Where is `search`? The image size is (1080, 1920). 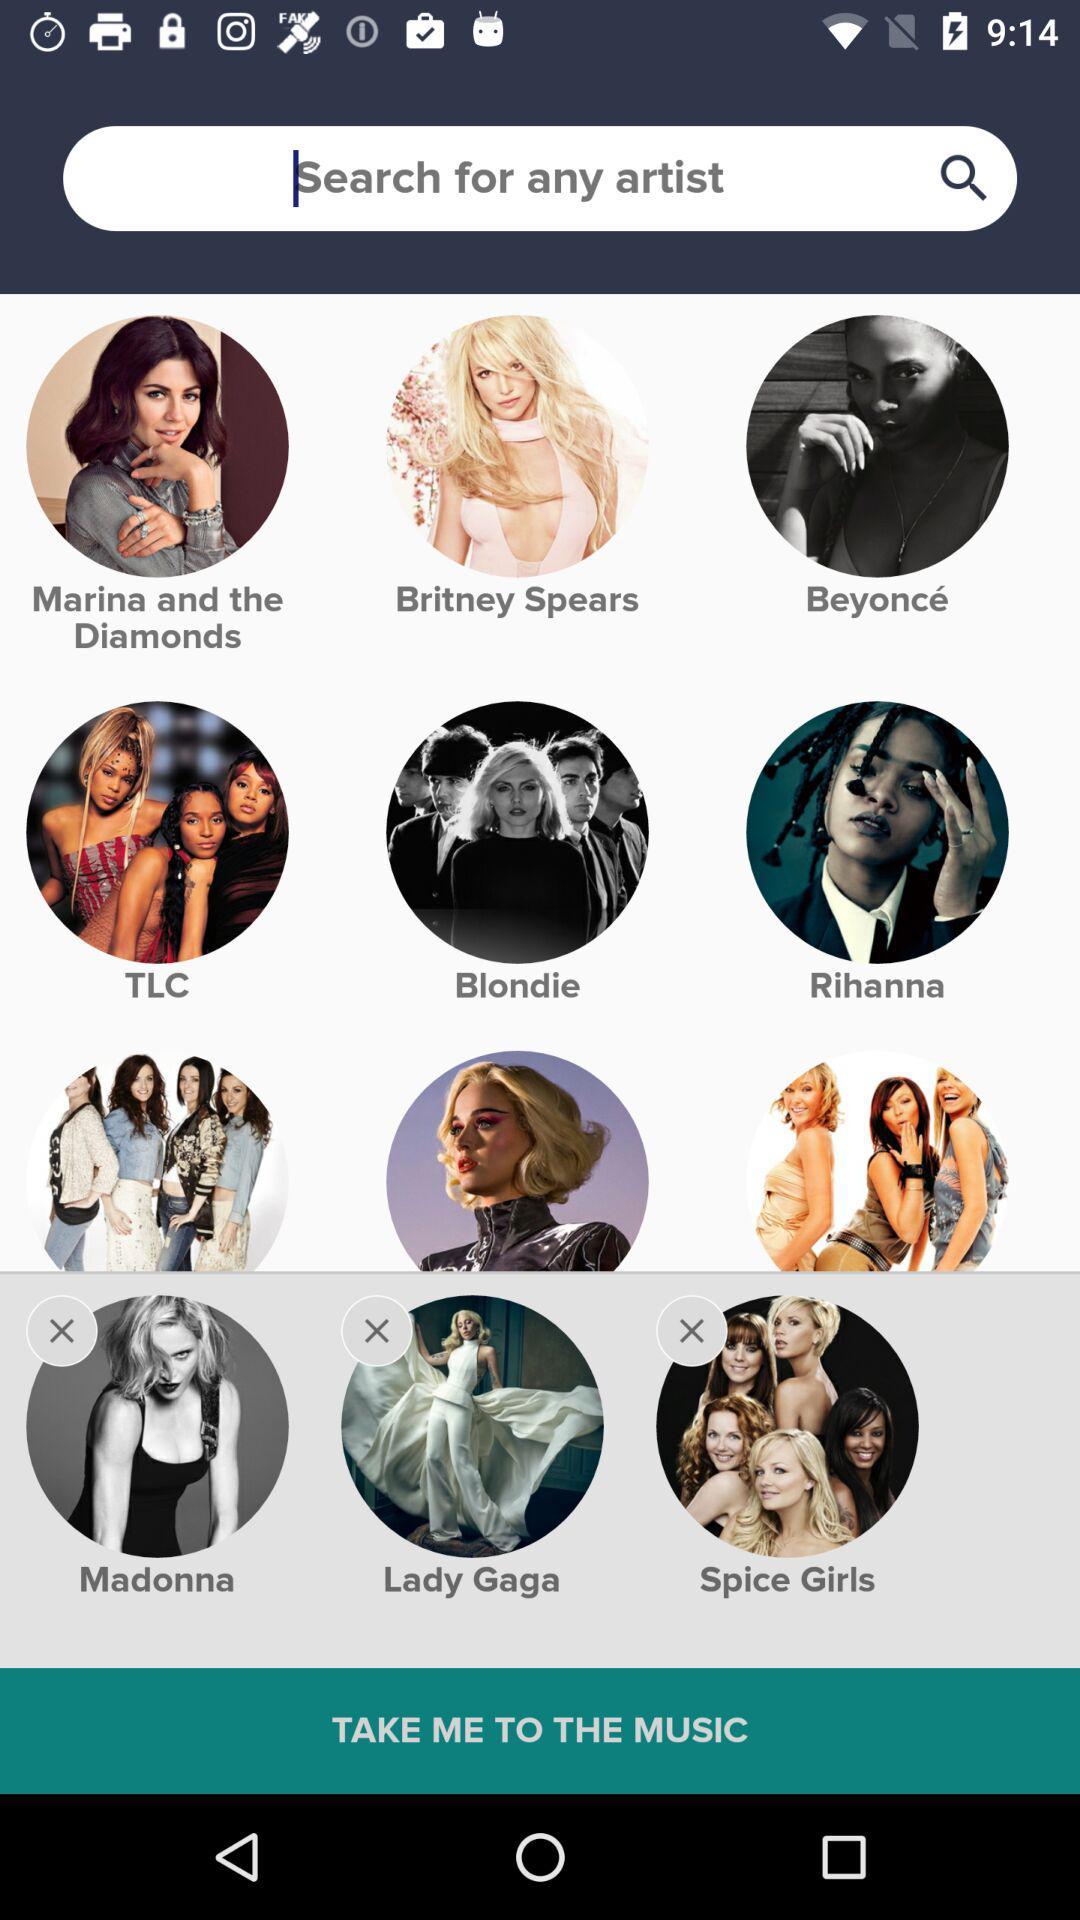
search is located at coordinates (540, 178).